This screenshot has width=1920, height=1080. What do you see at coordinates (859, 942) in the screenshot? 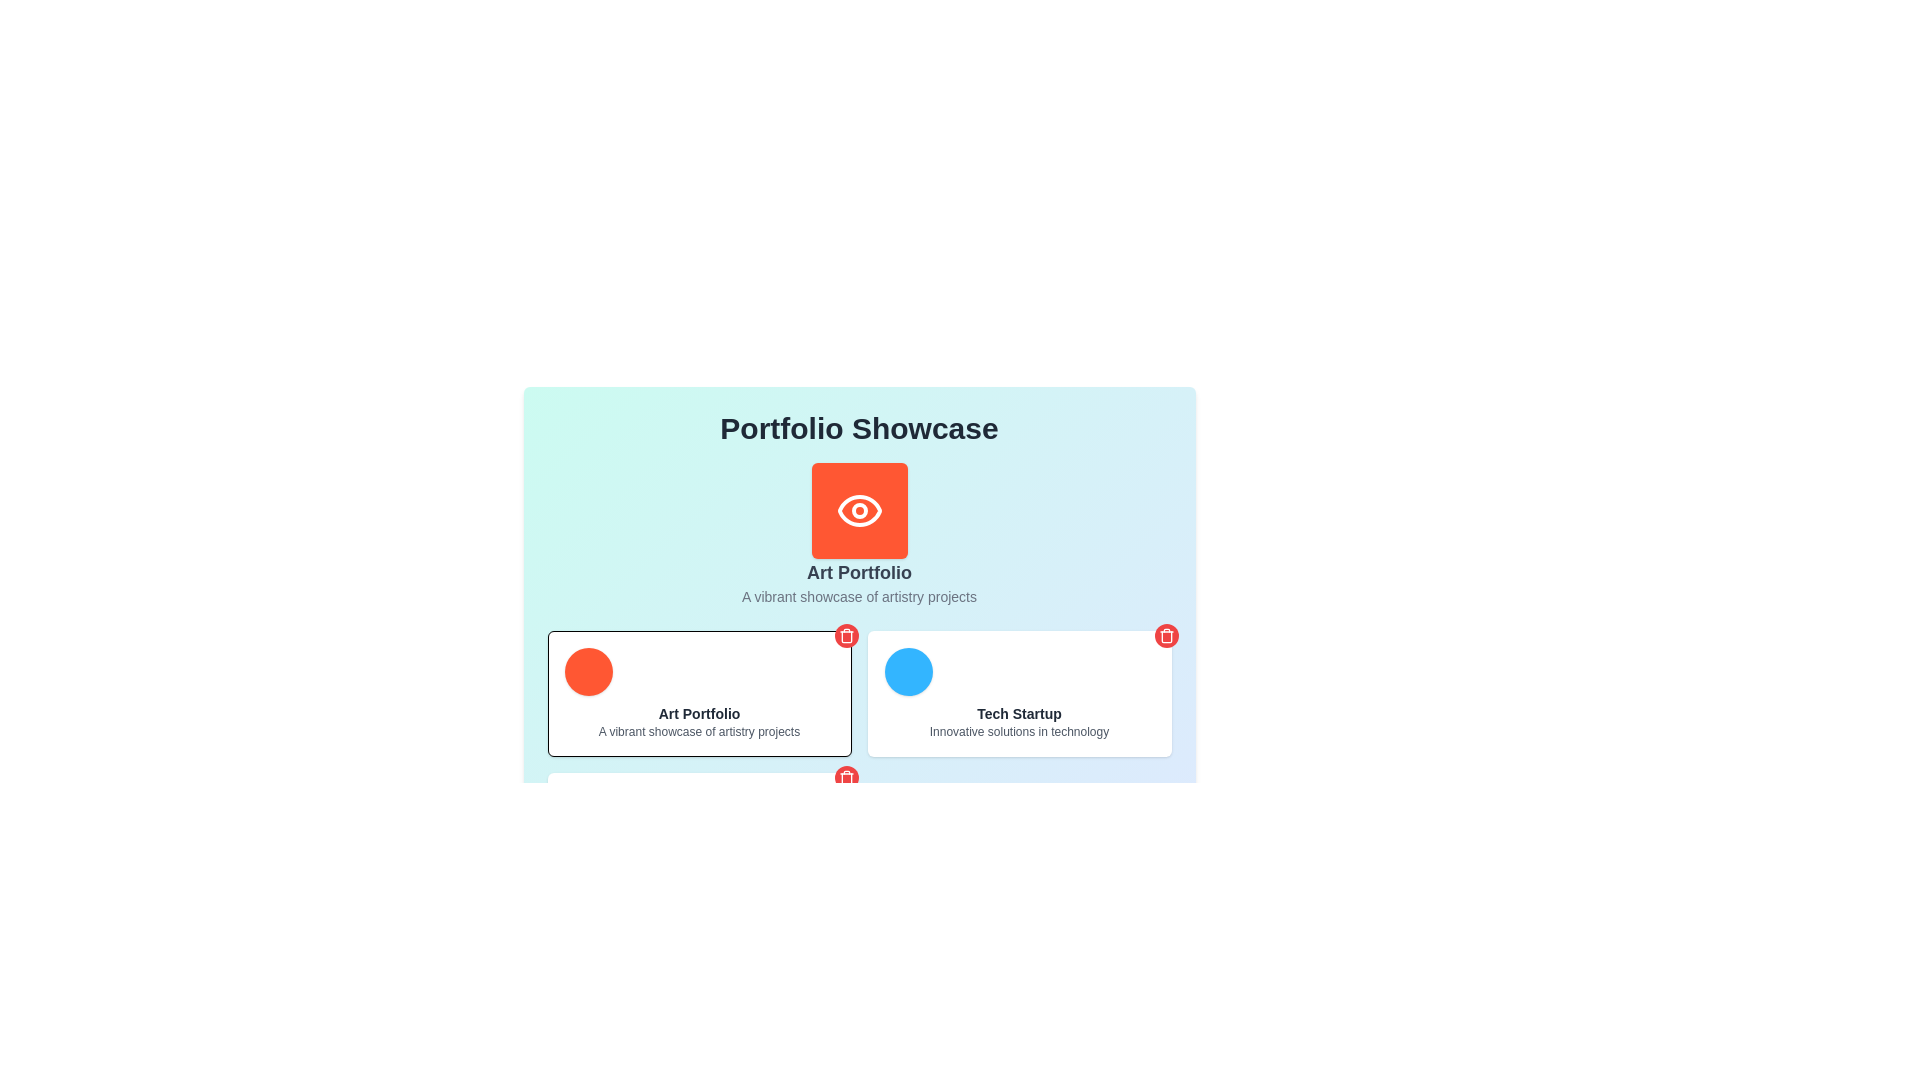
I see `the project creation button located at the center of the bottom section of the interface` at bounding box center [859, 942].